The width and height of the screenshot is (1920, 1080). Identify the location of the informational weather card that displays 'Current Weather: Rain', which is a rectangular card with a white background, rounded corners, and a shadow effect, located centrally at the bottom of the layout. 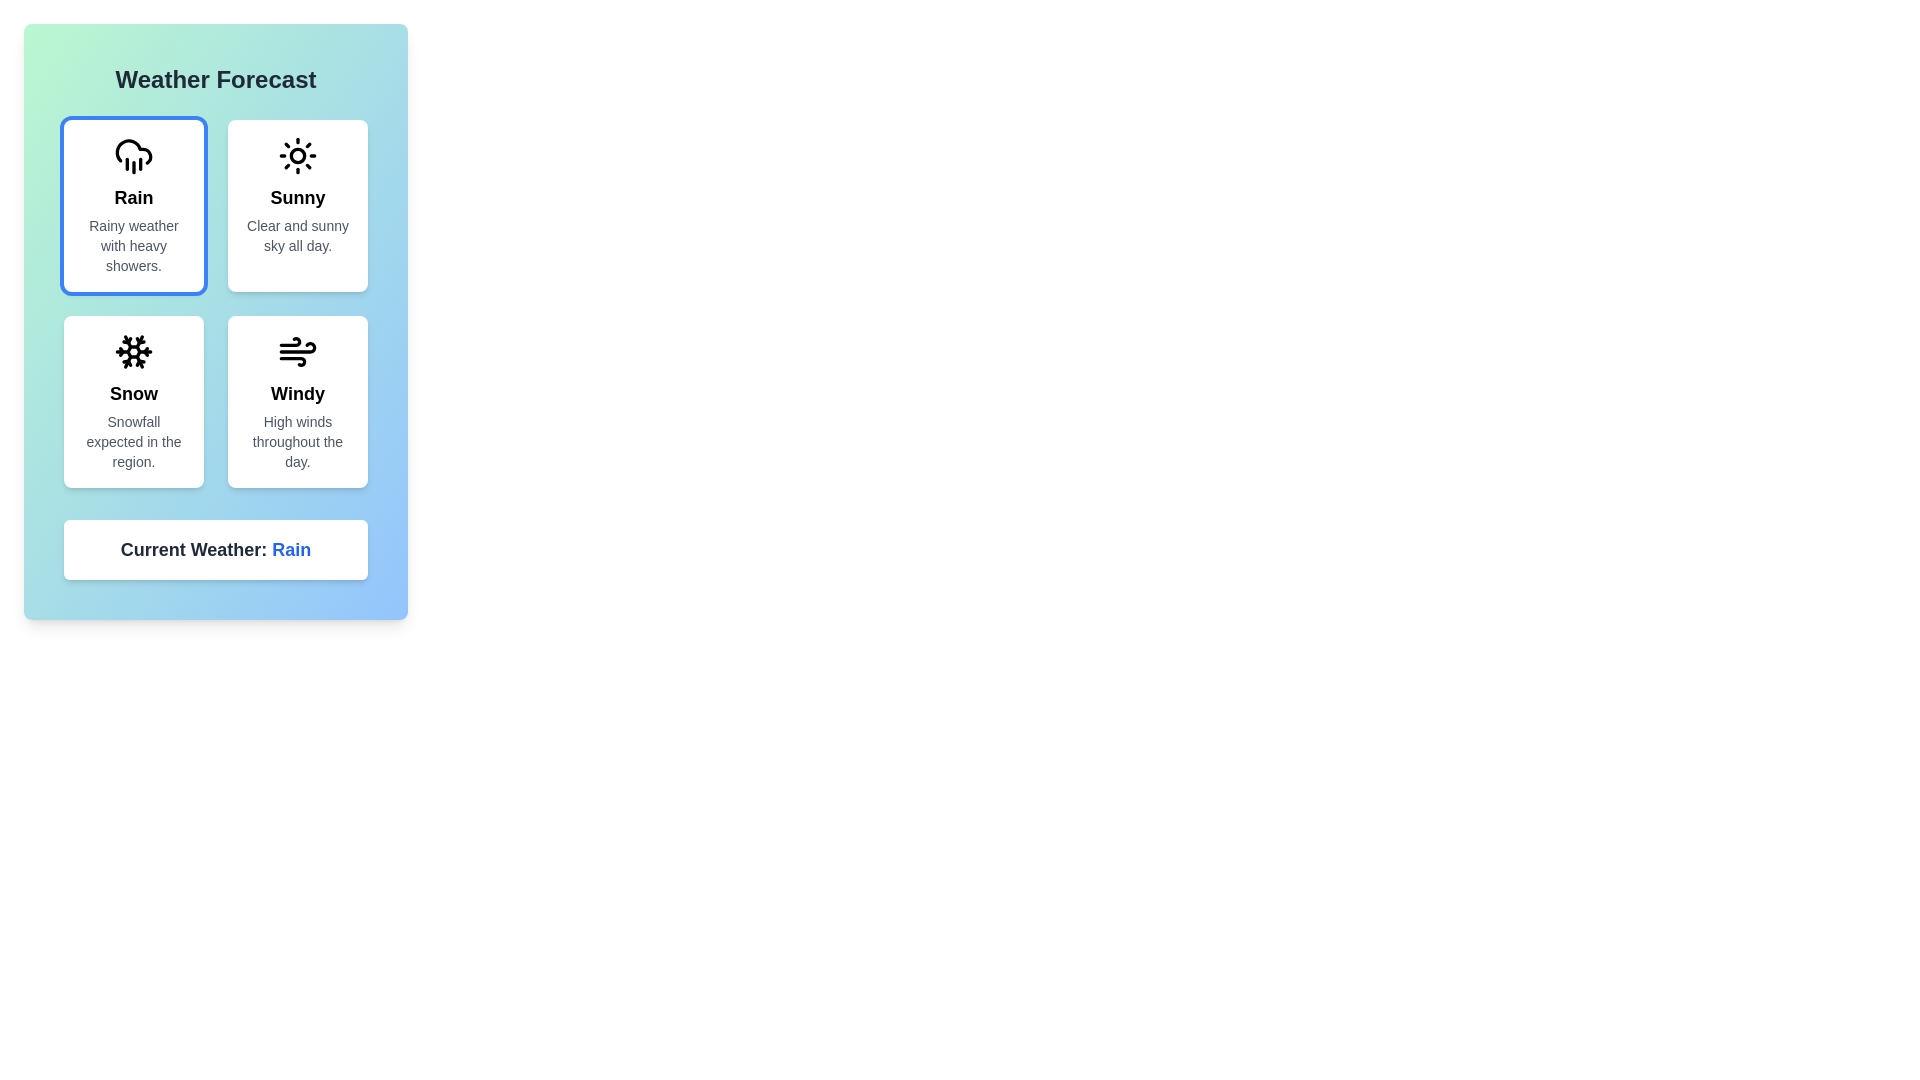
(216, 550).